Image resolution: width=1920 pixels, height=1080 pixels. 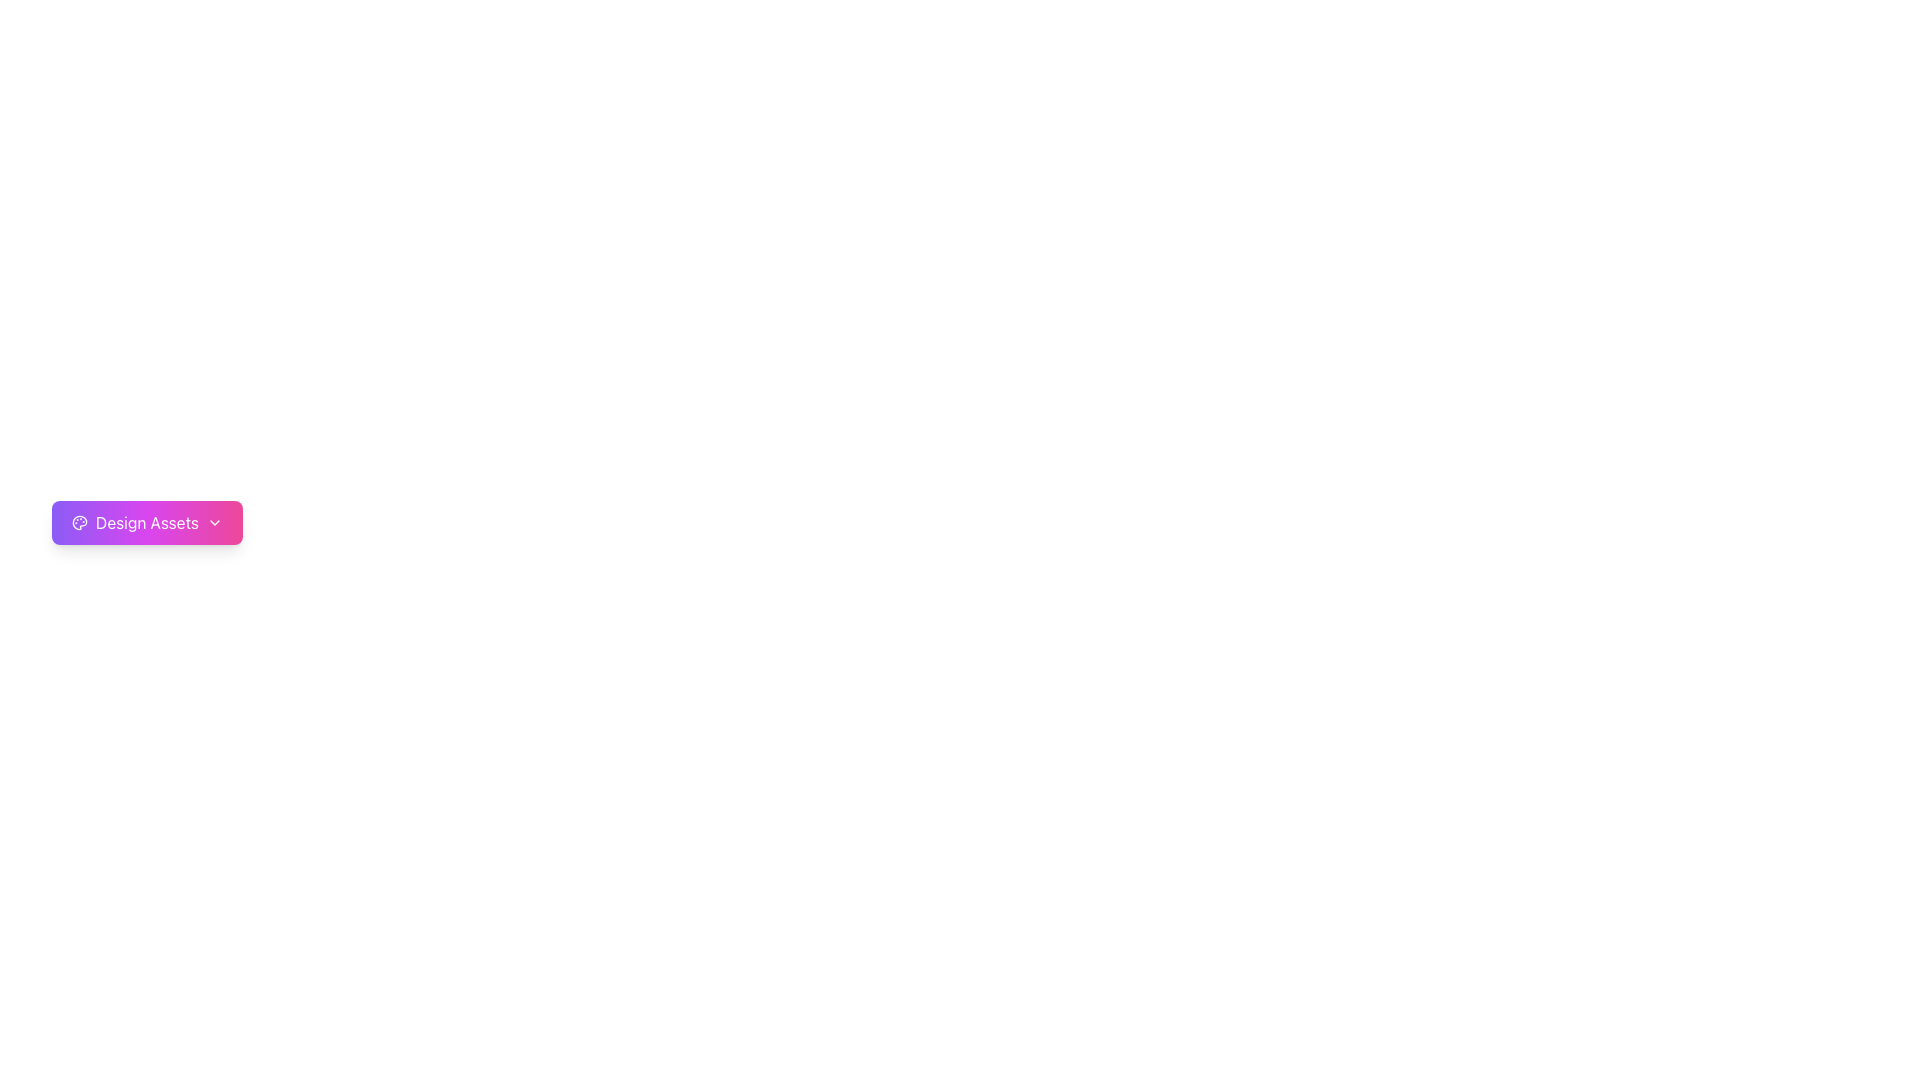 I want to click on the downward-facing chevron icon within the 'Design Assets' button to observe the animation, so click(x=215, y=522).